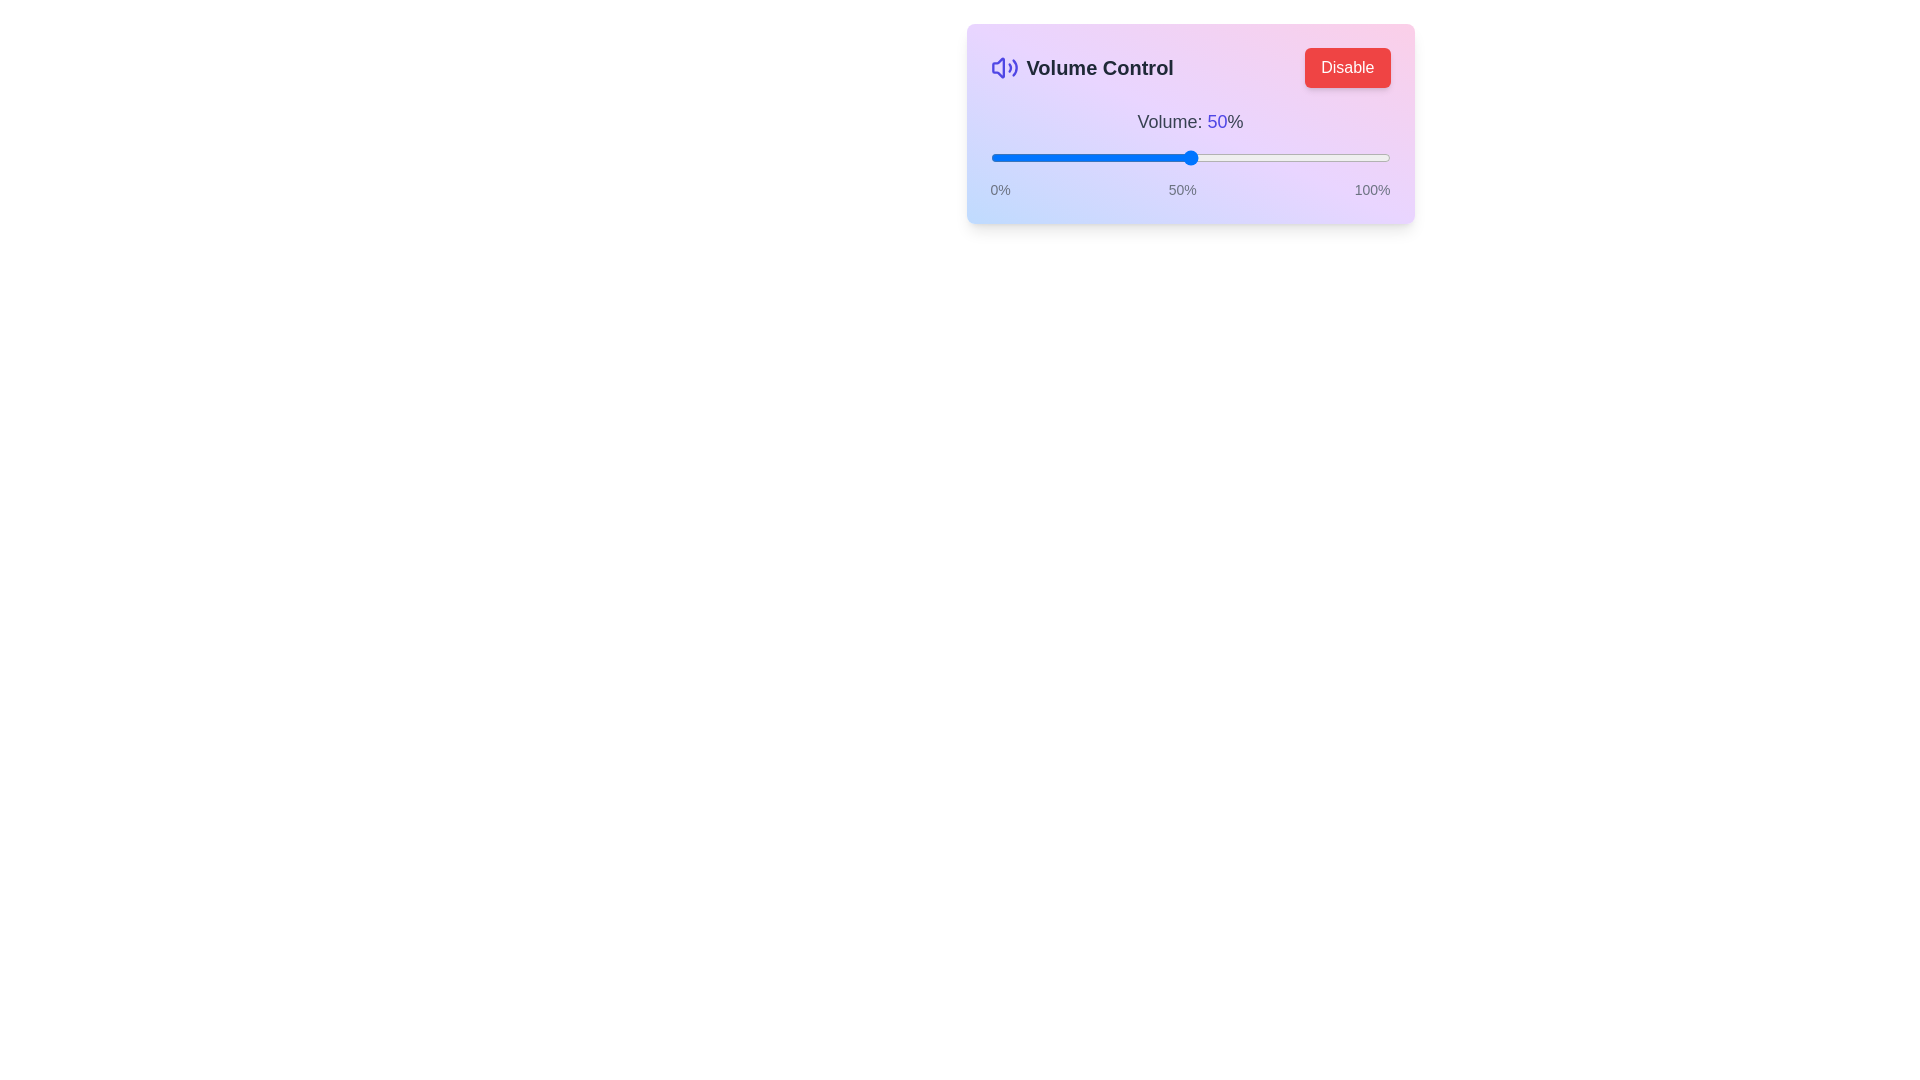 Image resolution: width=1920 pixels, height=1080 pixels. I want to click on displayed text from the static label showing the current volume level, which is positioned to the right of 'Volume:' and shows 'Volume: 50%', so click(1216, 122).